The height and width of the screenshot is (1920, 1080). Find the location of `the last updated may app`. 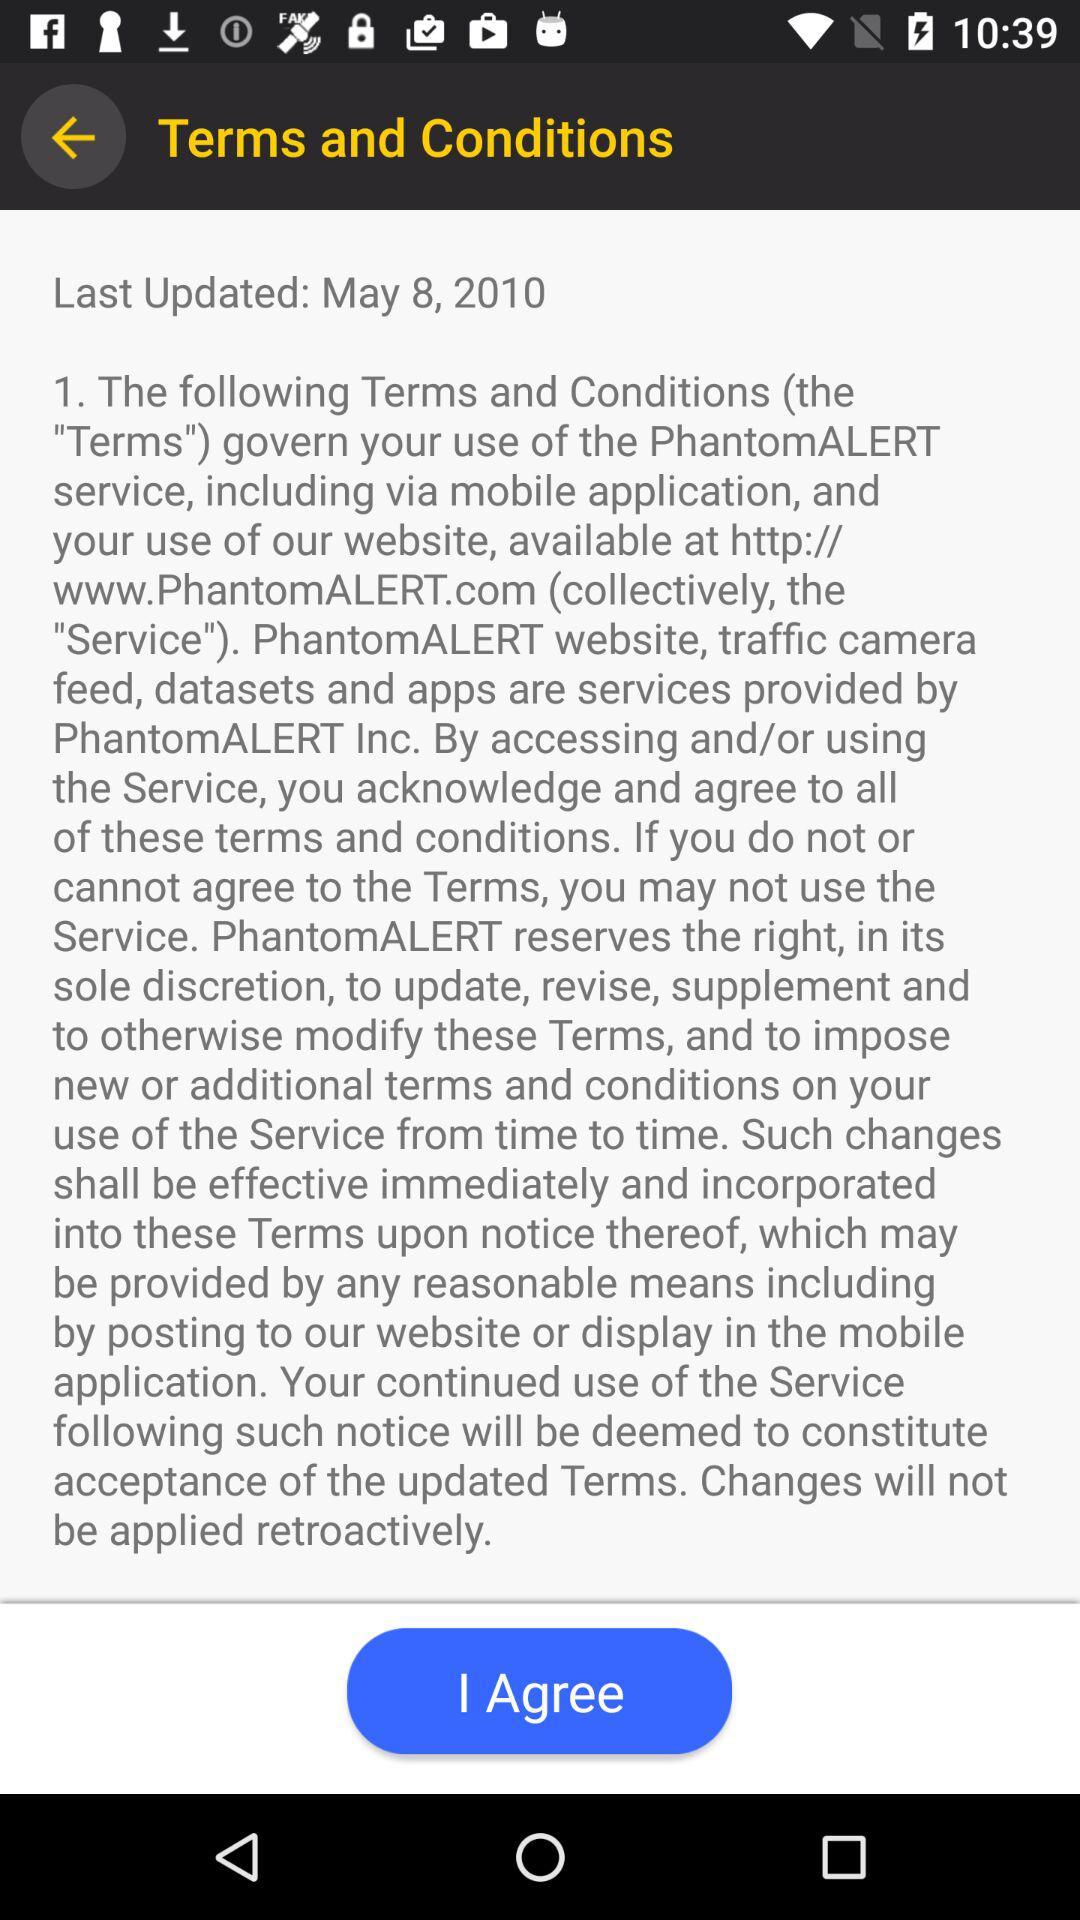

the last updated may app is located at coordinates (540, 1002).